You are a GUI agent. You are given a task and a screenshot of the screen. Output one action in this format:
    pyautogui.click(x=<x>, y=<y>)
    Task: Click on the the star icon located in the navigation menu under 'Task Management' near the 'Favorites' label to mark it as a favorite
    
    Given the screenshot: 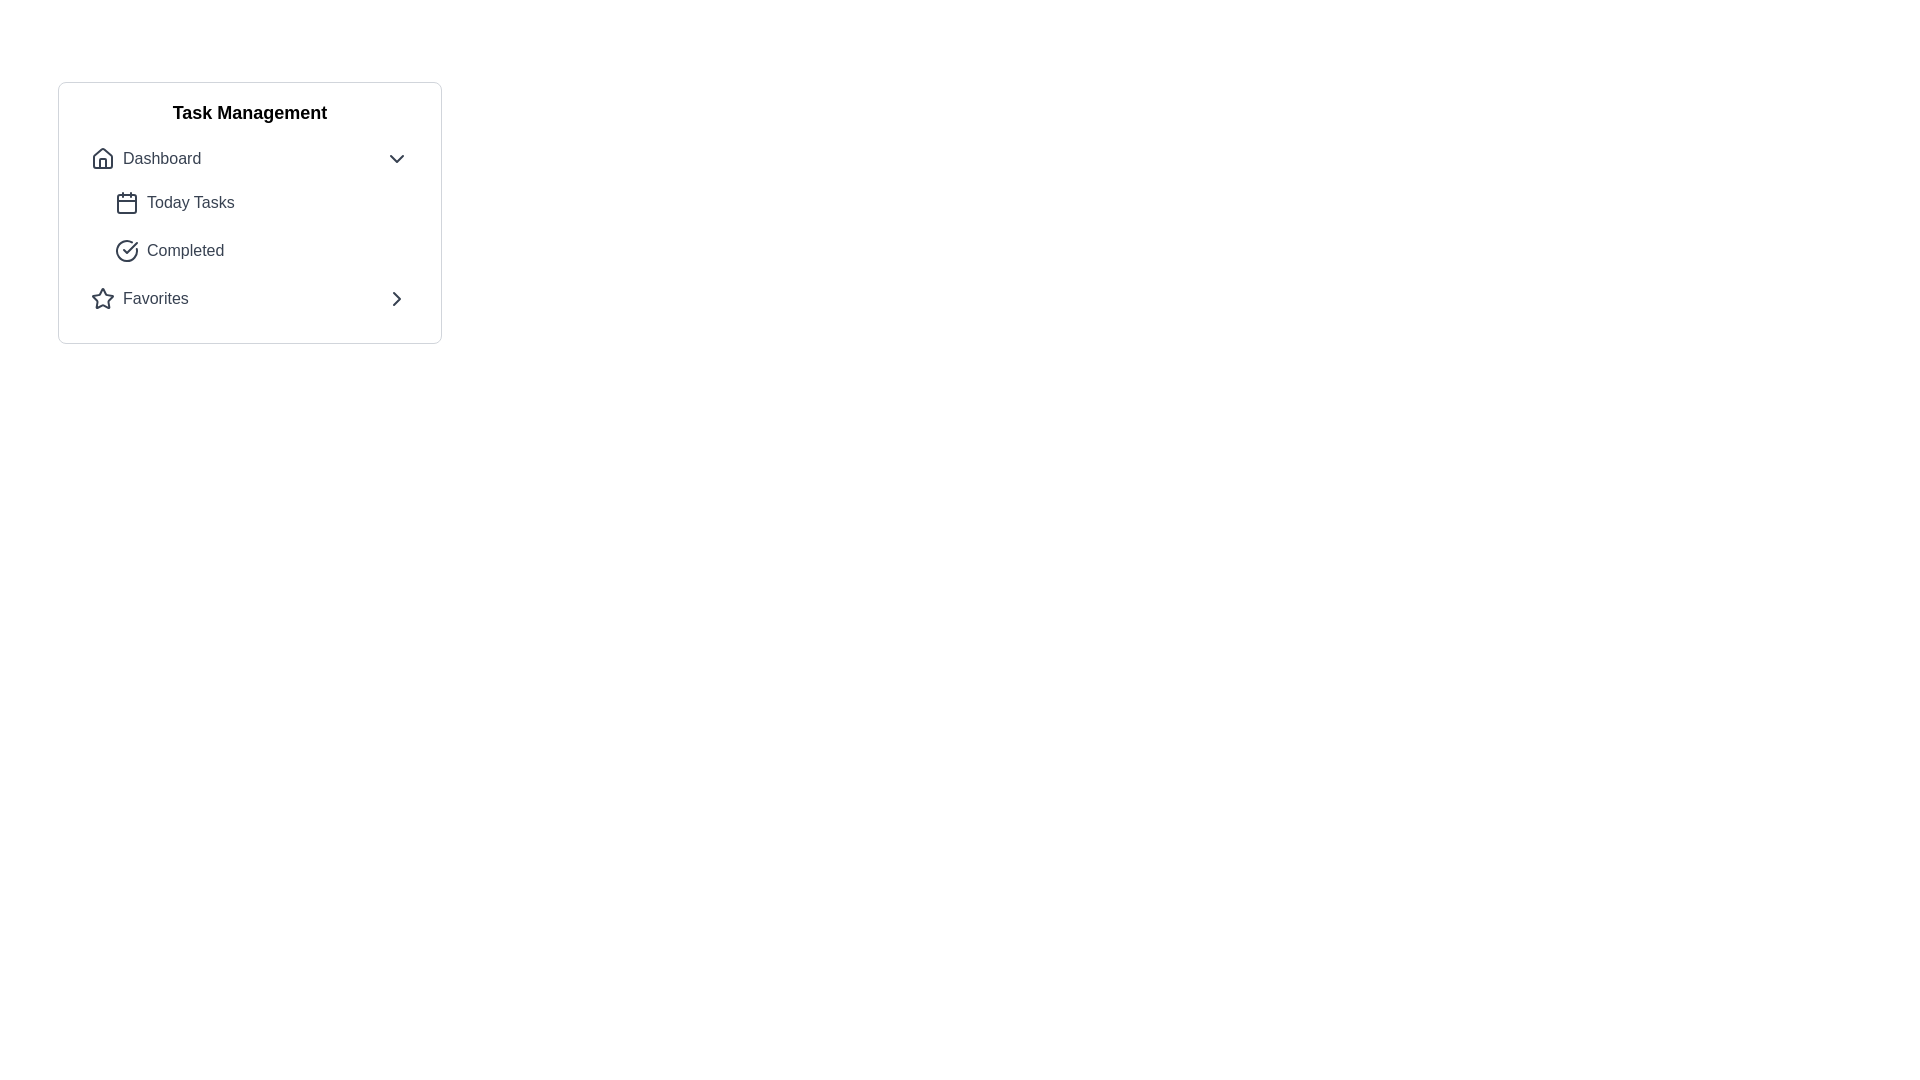 What is the action you would take?
    pyautogui.click(x=101, y=298)
    